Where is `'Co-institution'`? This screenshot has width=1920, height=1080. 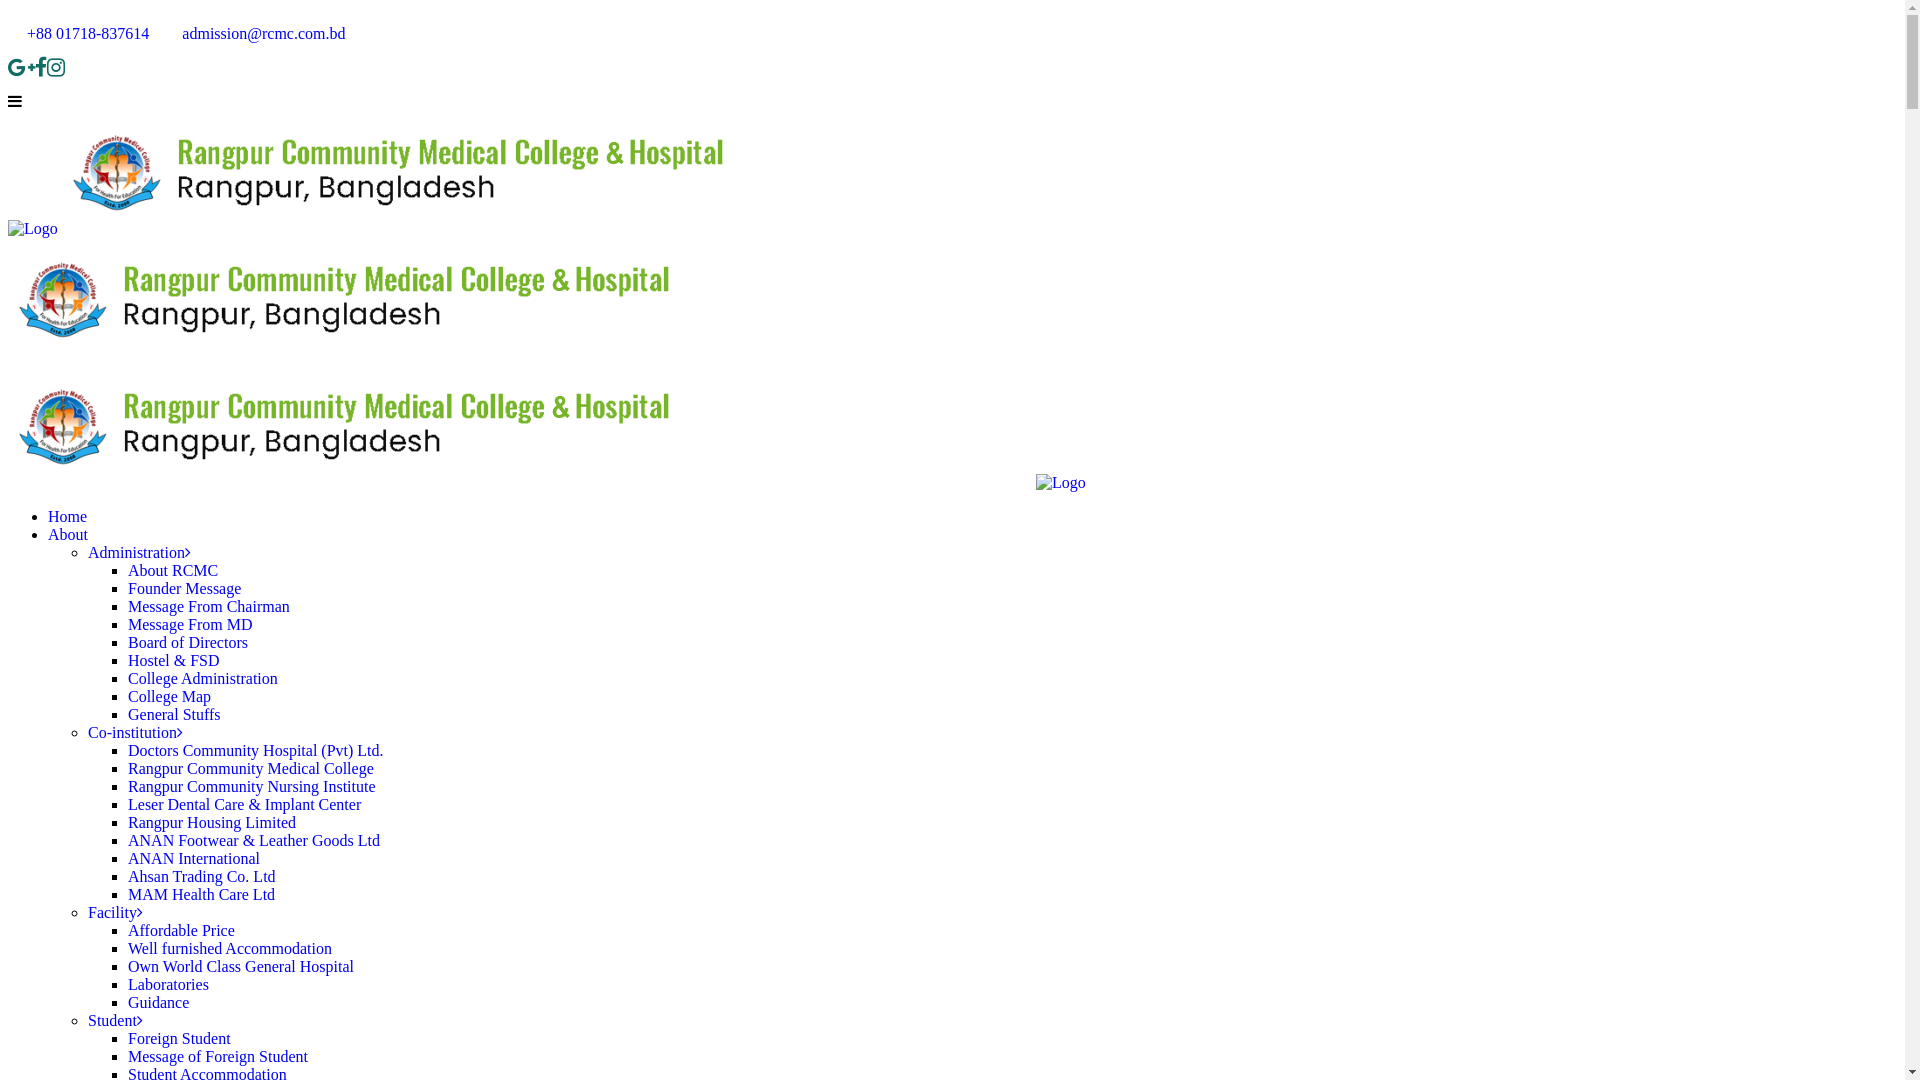
'Co-institution' is located at coordinates (134, 732).